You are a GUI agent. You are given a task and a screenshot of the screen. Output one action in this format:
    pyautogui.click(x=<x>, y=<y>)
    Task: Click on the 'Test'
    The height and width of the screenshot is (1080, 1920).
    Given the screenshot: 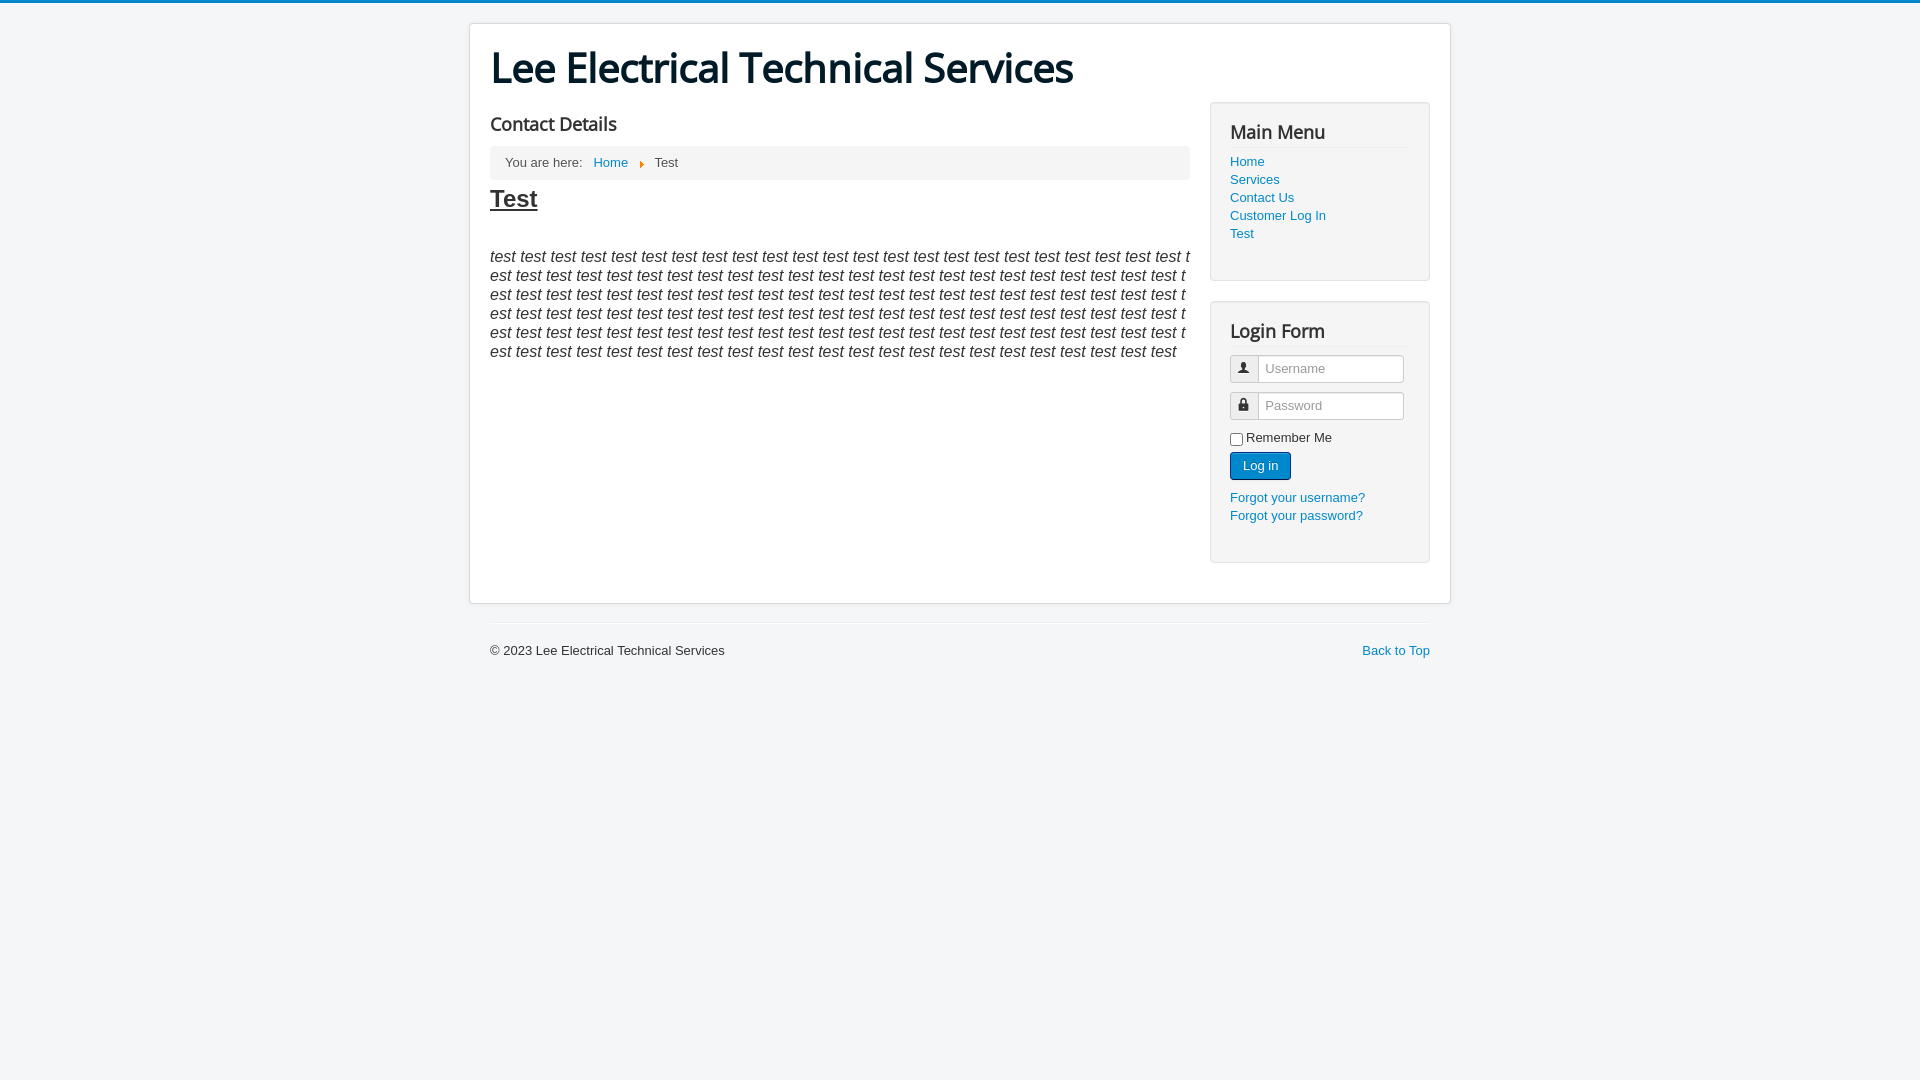 What is the action you would take?
    pyautogui.click(x=1228, y=233)
    